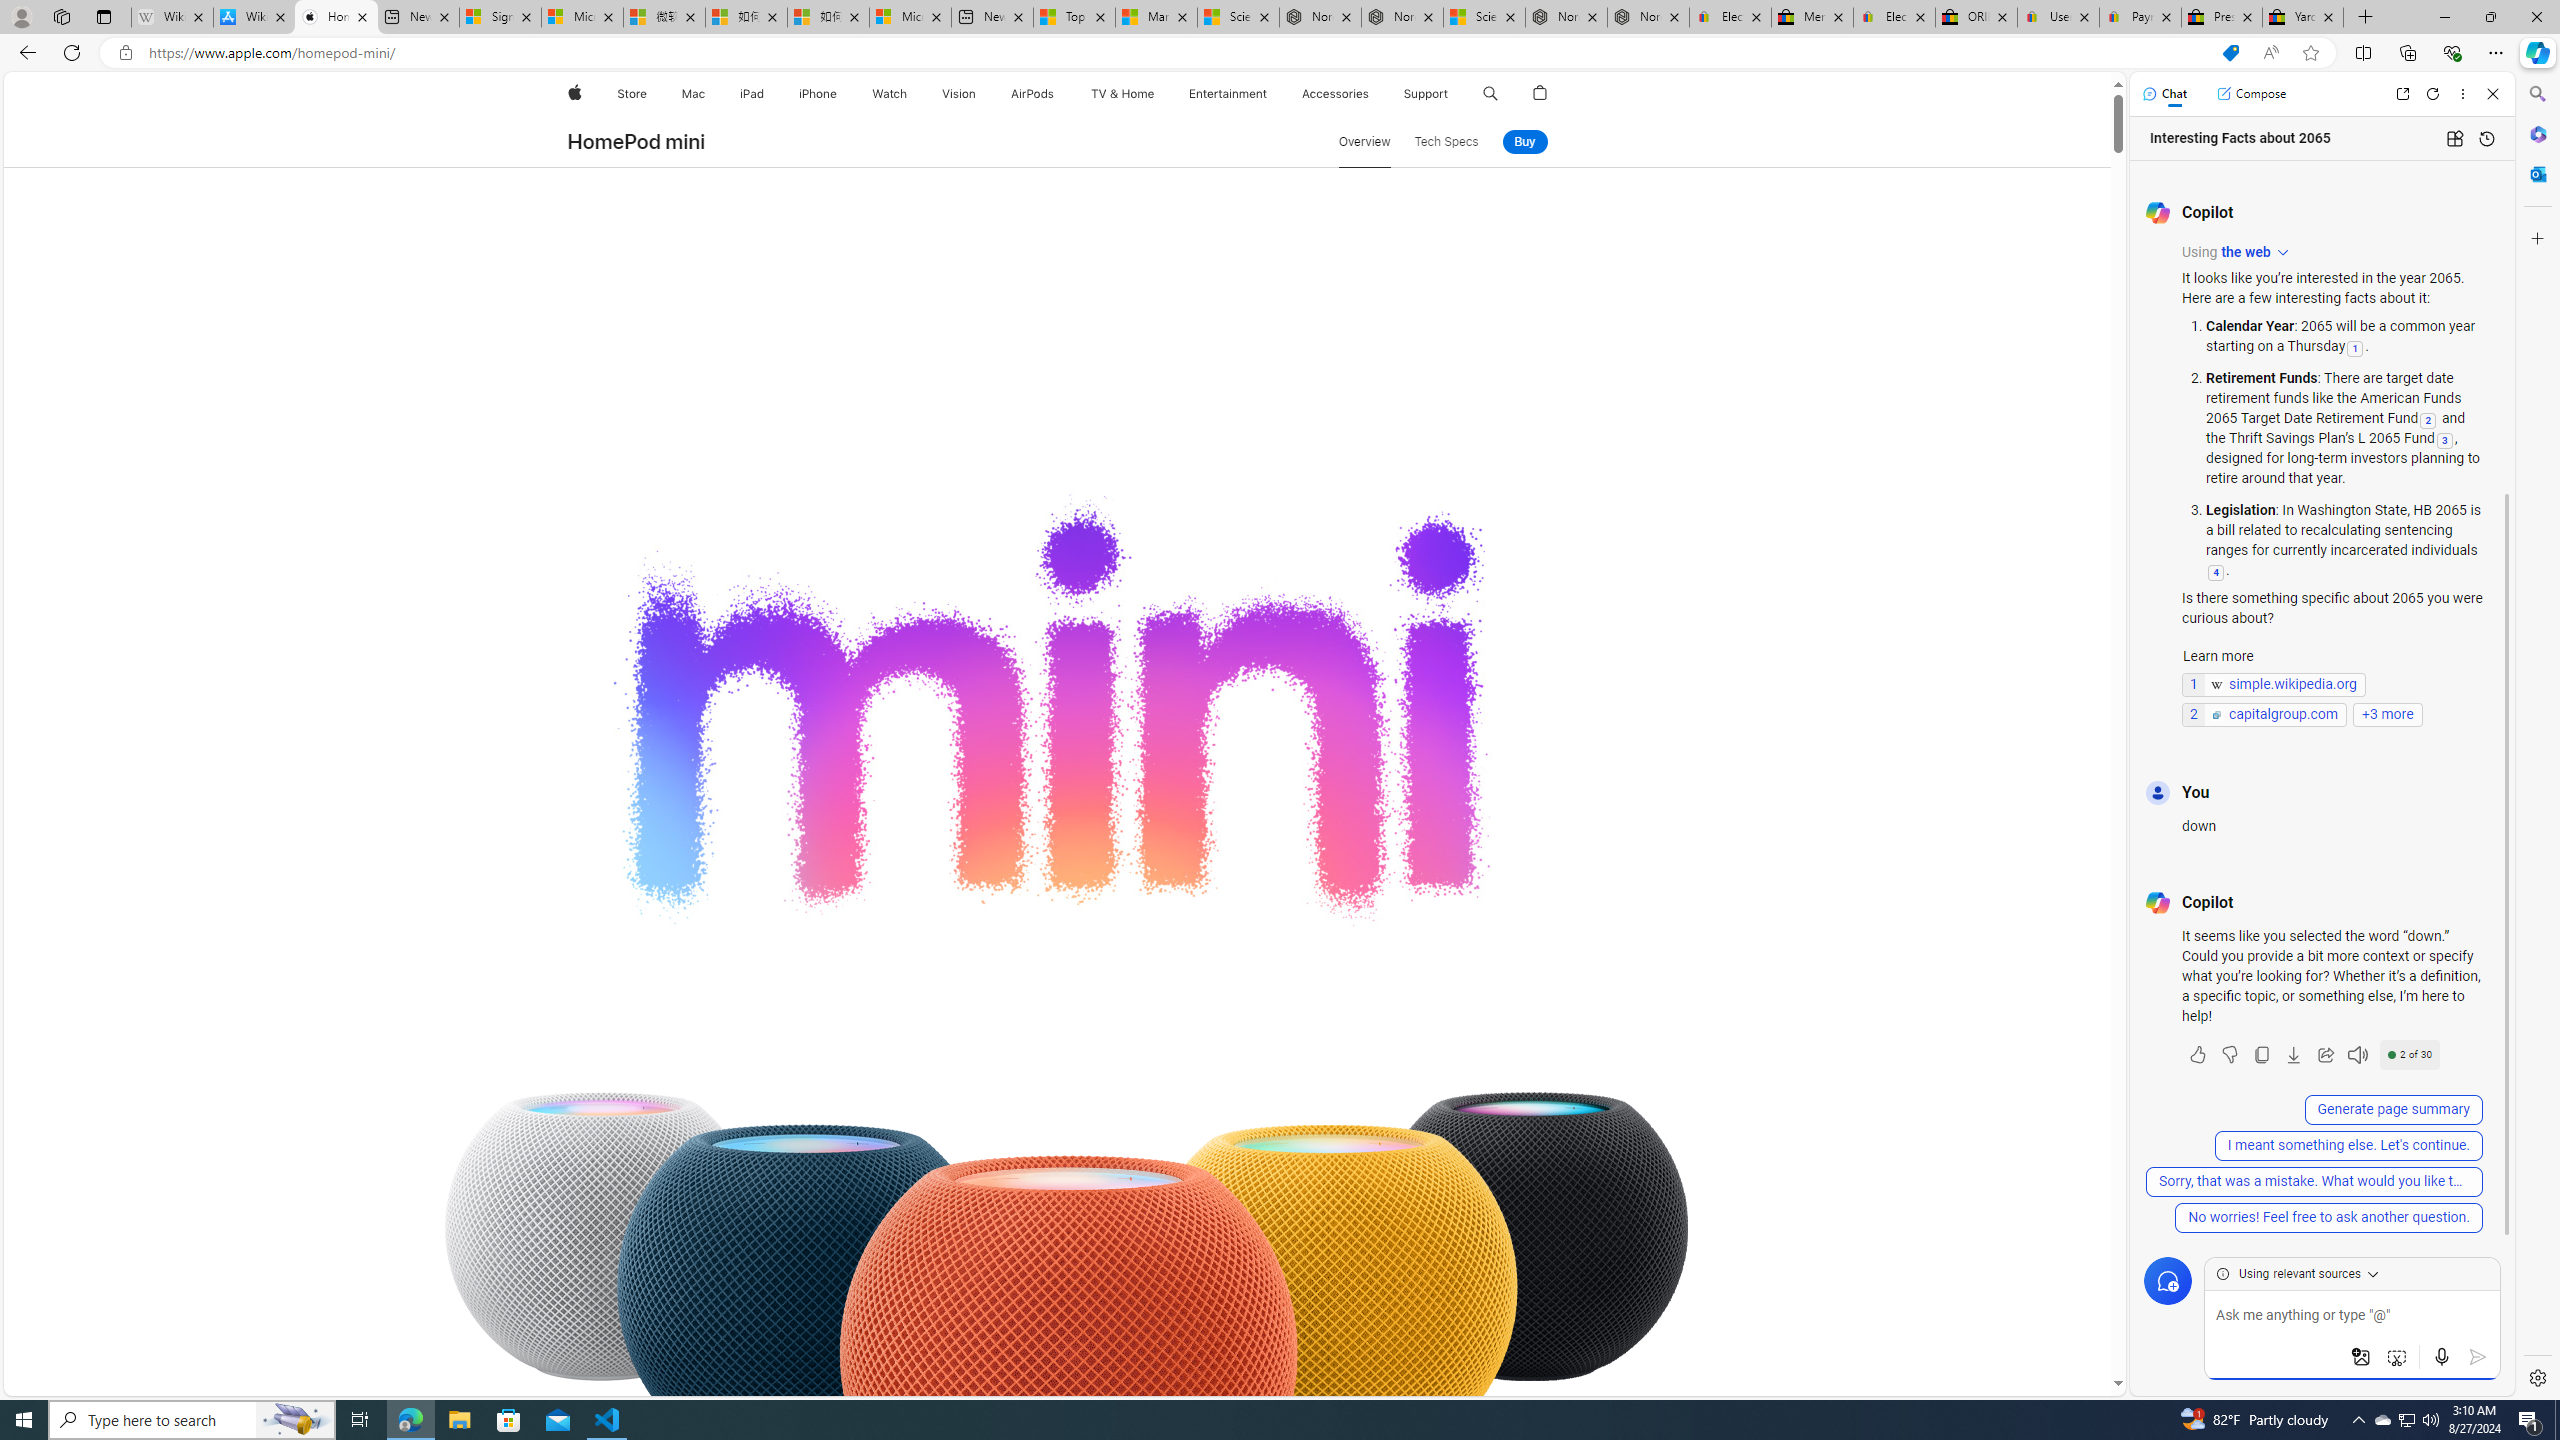  What do you see at coordinates (1451, 93) in the screenshot?
I see `'Support menu'` at bounding box center [1451, 93].